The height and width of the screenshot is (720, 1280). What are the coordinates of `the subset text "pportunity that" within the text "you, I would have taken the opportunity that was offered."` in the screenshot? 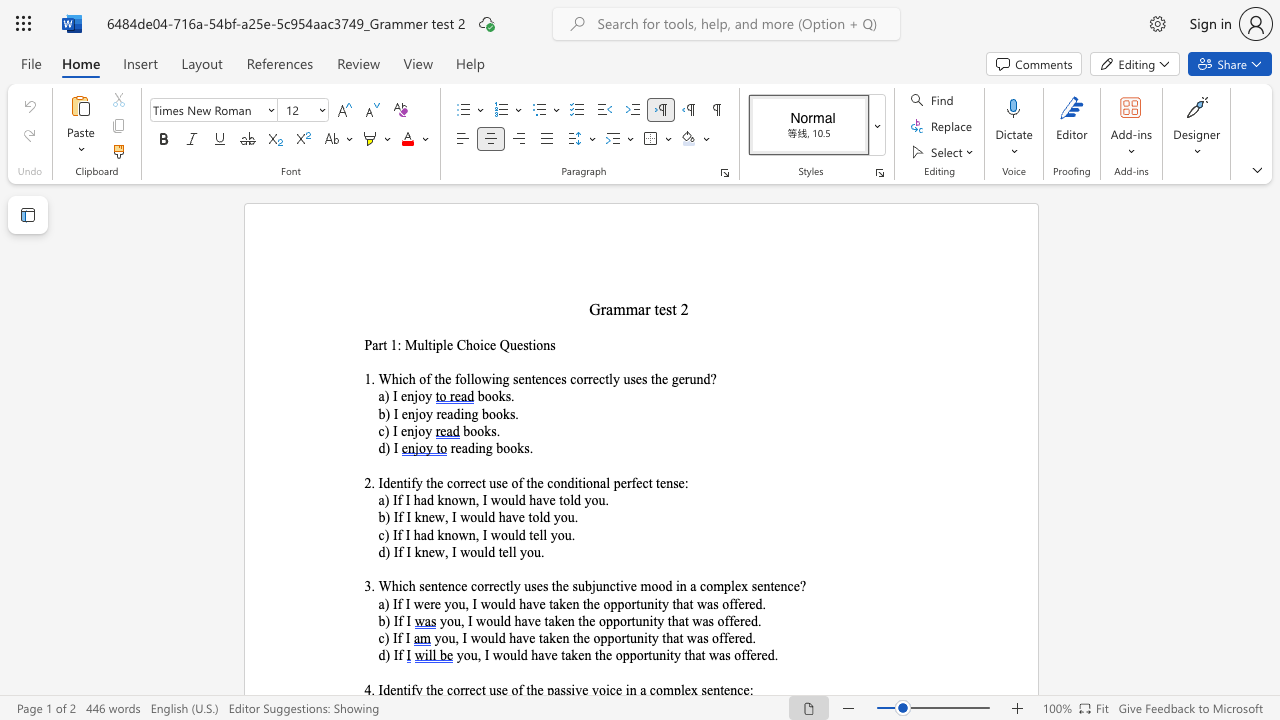 It's located at (621, 655).